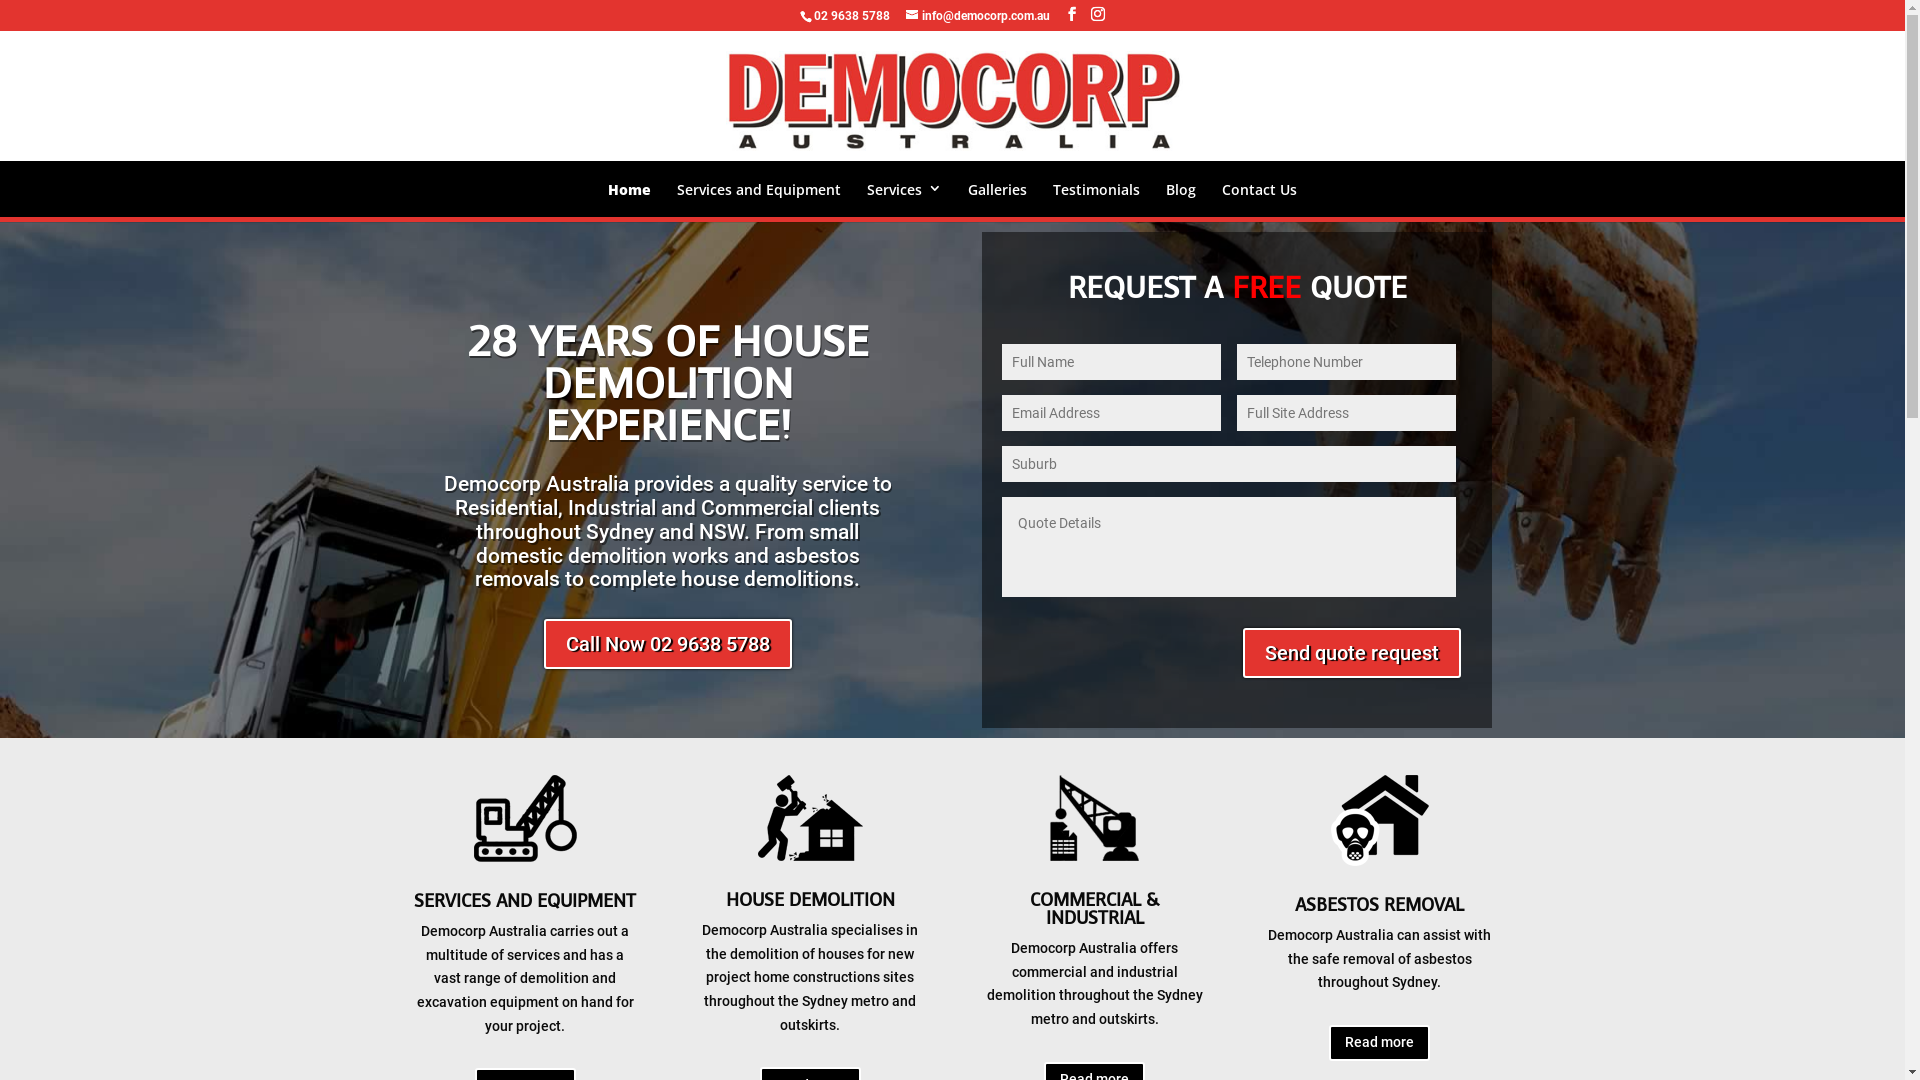 Image resolution: width=1920 pixels, height=1080 pixels. Describe the element at coordinates (1095, 189) in the screenshot. I see `'Testimonials'` at that location.